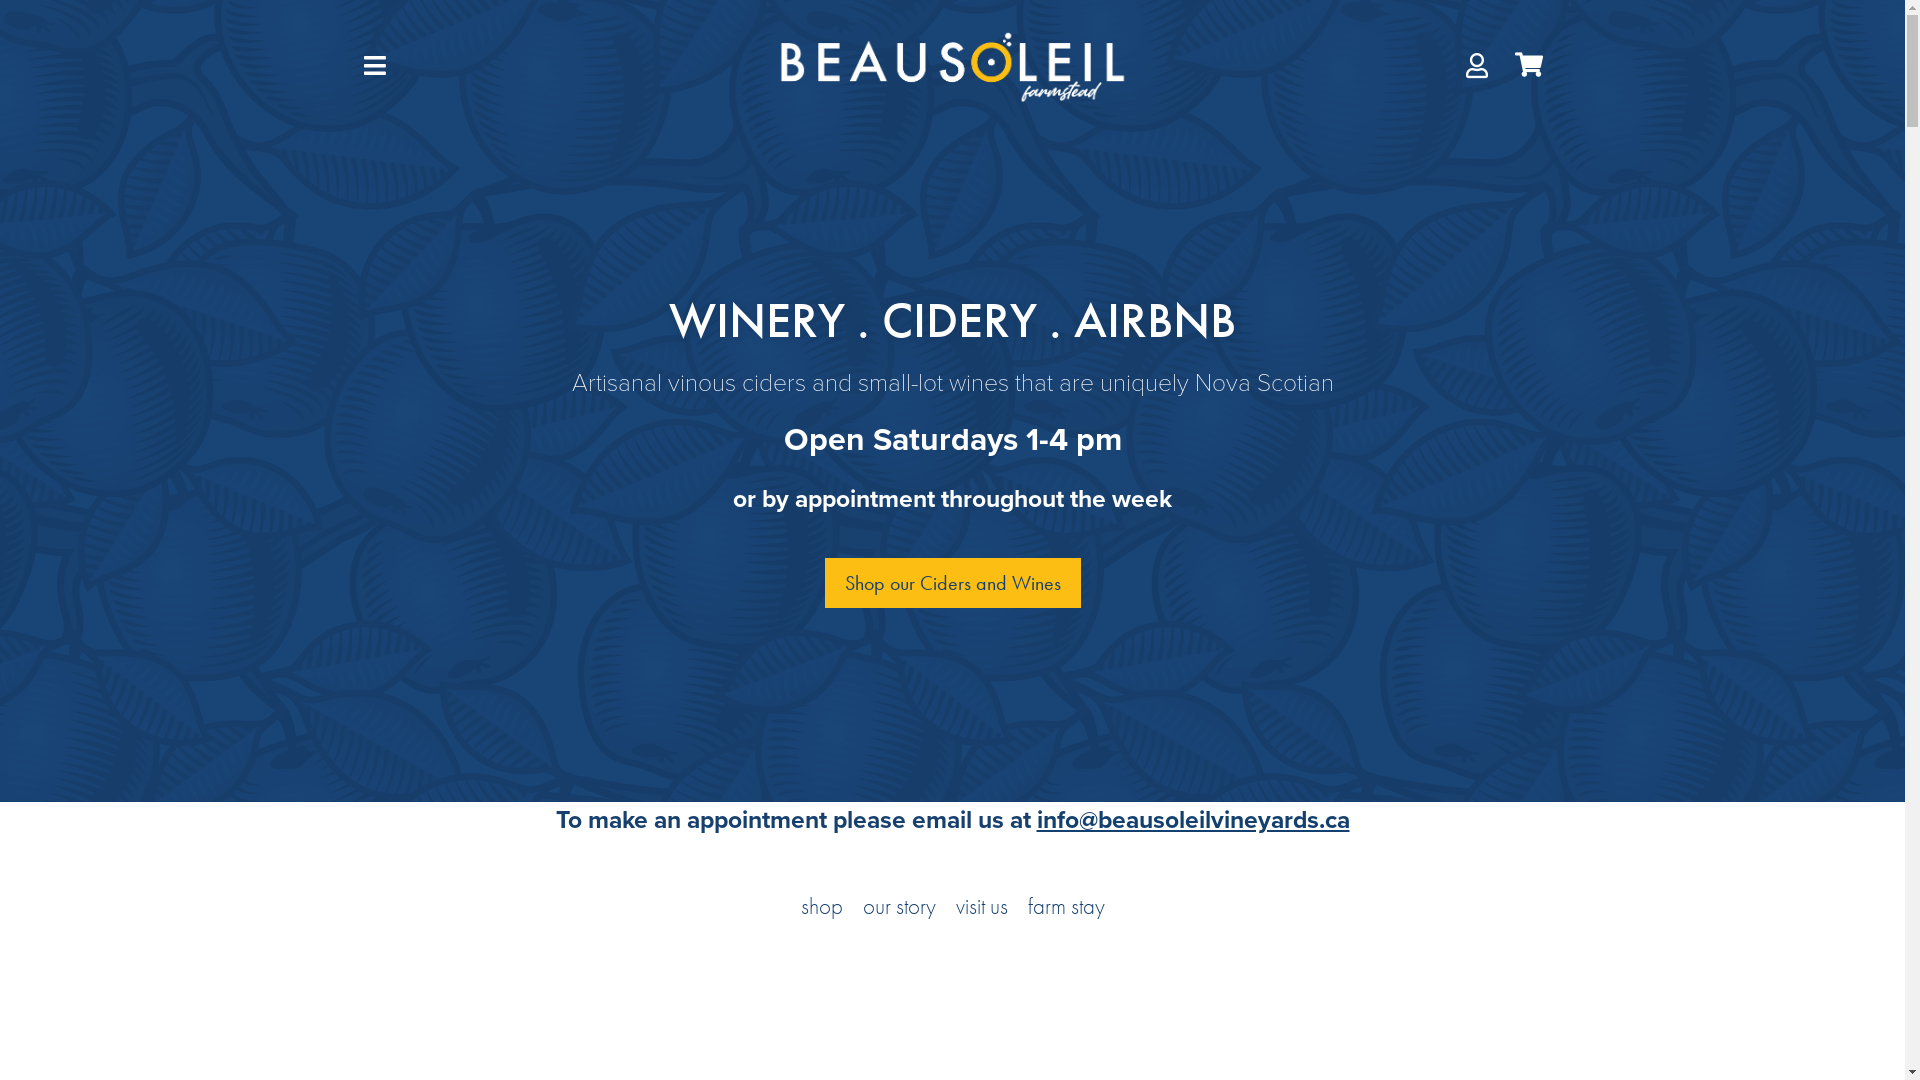 Image resolution: width=1920 pixels, height=1080 pixels. What do you see at coordinates (1192, 820) in the screenshot?
I see `'info@beausoleilvineyards.ca'` at bounding box center [1192, 820].